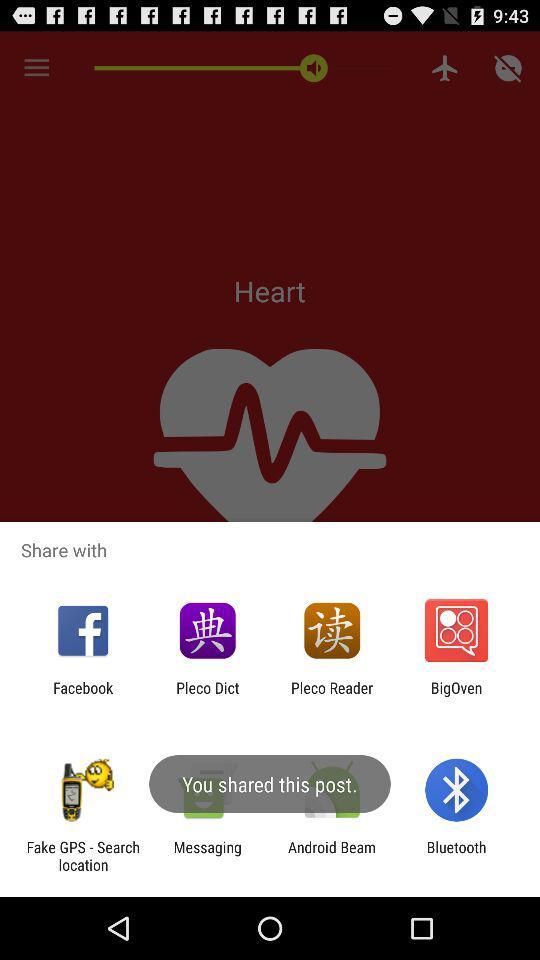  What do you see at coordinates (332, 855) in the screenshot?
I see `the app next to bluetooth icon` at bounding box center [332, 855].